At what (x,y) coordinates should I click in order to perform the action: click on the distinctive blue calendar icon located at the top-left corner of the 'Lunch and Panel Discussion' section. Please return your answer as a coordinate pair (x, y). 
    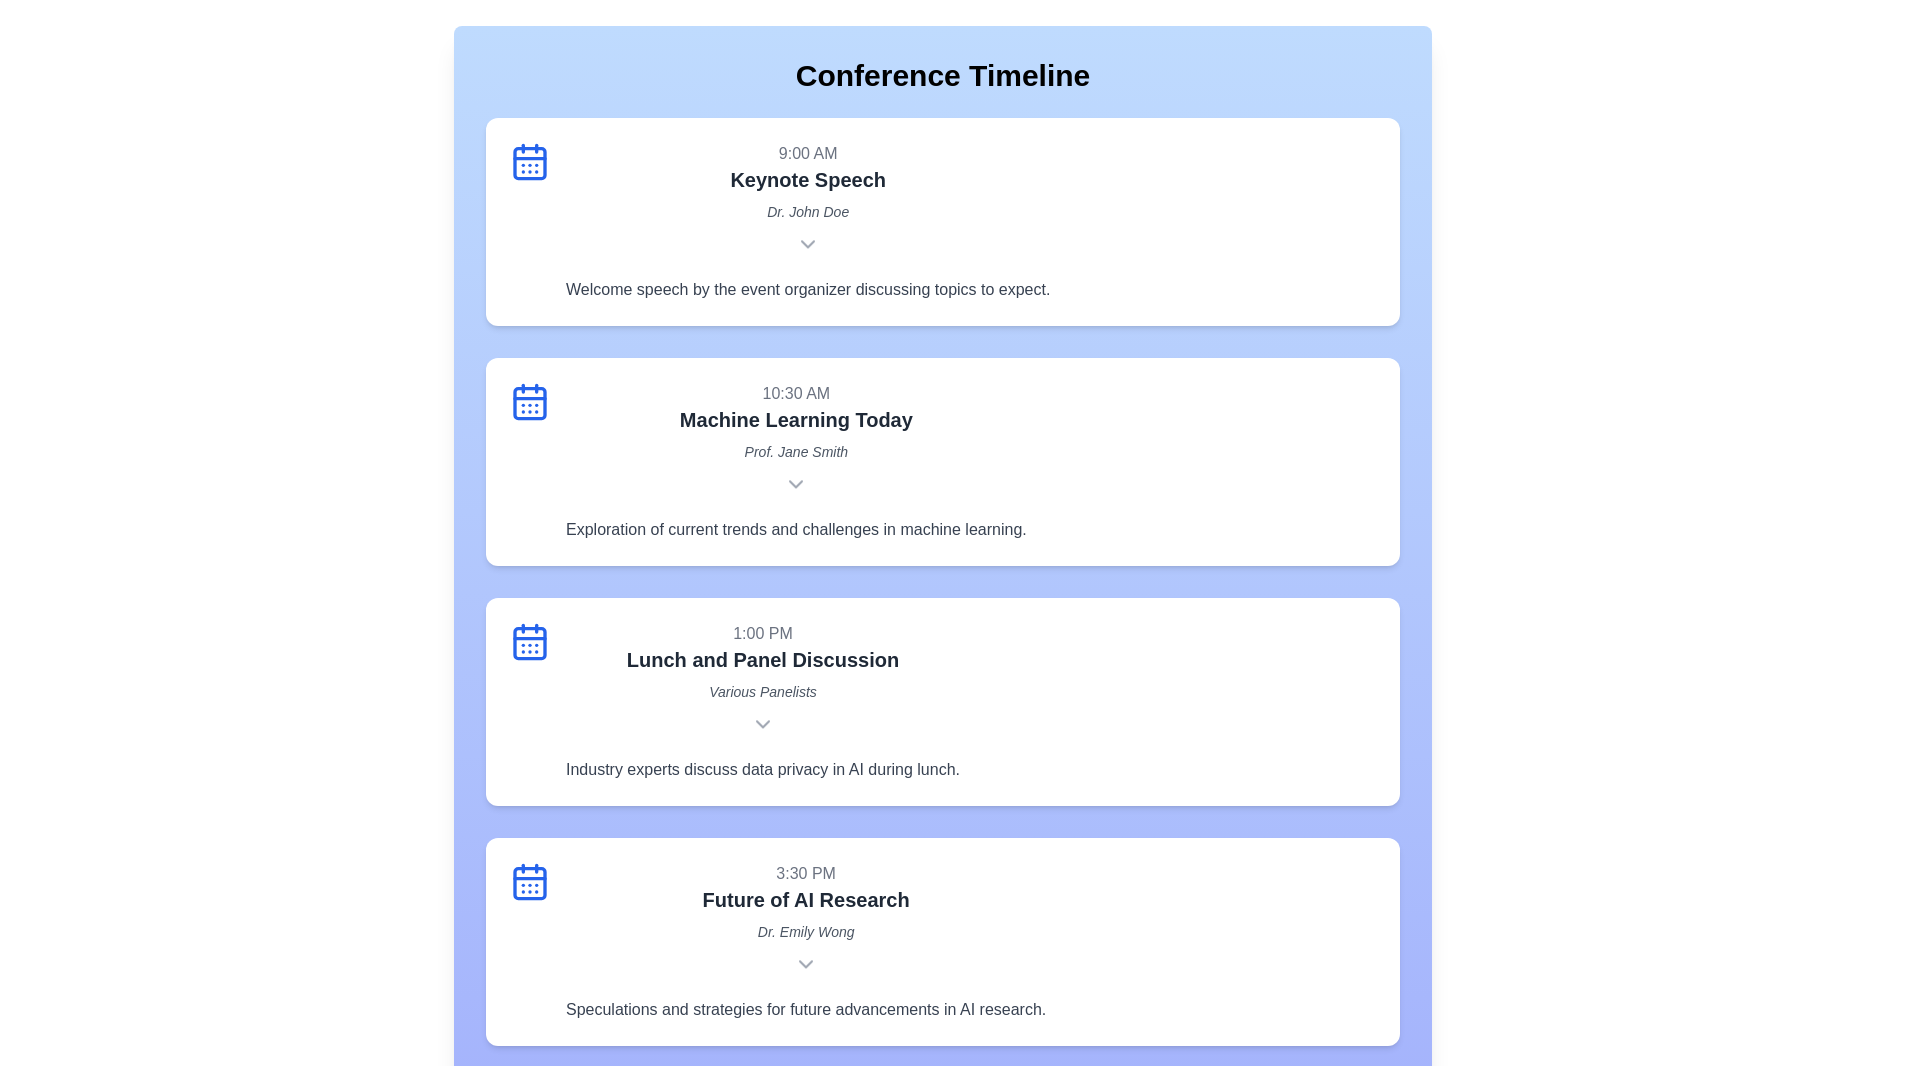
    Looking at the image, I should click on (529, 641).